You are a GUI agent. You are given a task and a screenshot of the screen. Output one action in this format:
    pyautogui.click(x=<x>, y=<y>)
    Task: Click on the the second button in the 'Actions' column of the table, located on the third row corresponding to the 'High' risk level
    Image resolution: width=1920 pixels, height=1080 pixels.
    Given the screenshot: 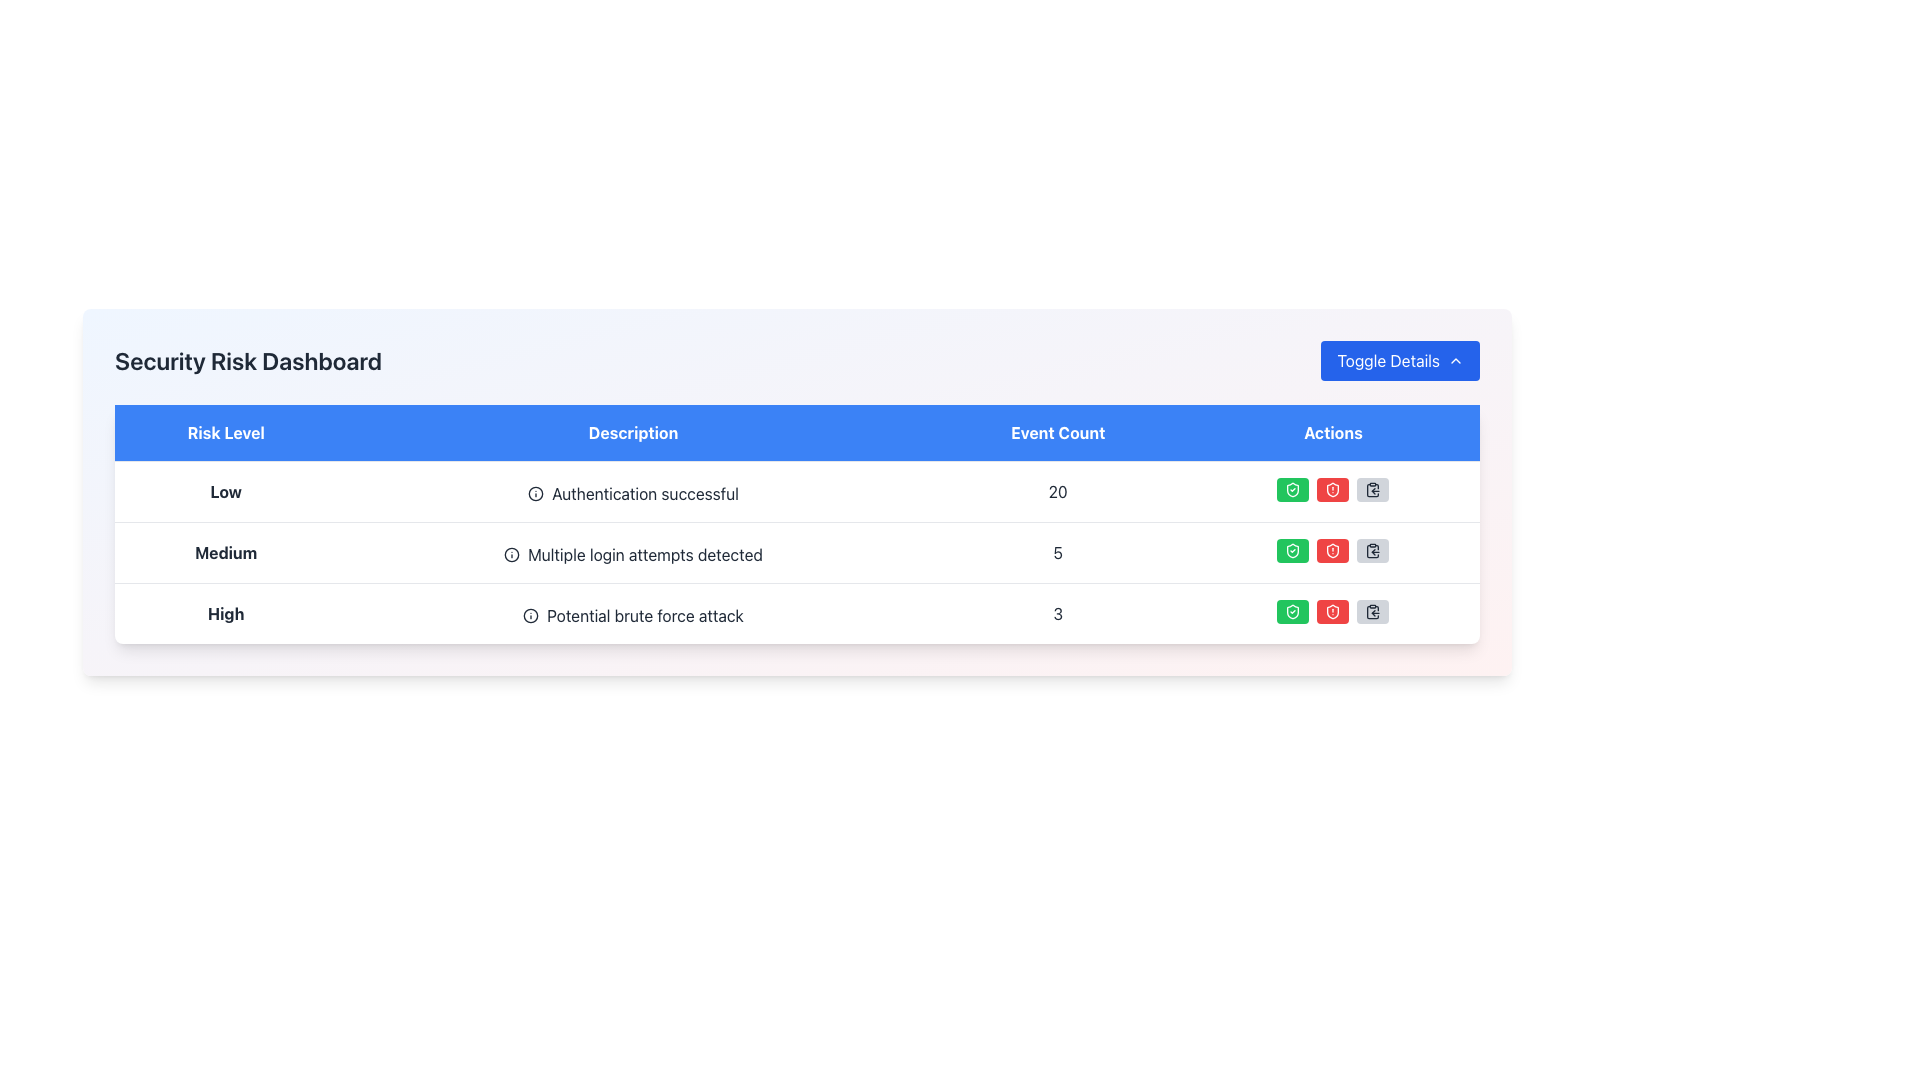 What is the action you would take?
    pyautogui.click(x=1333, y=611)
    